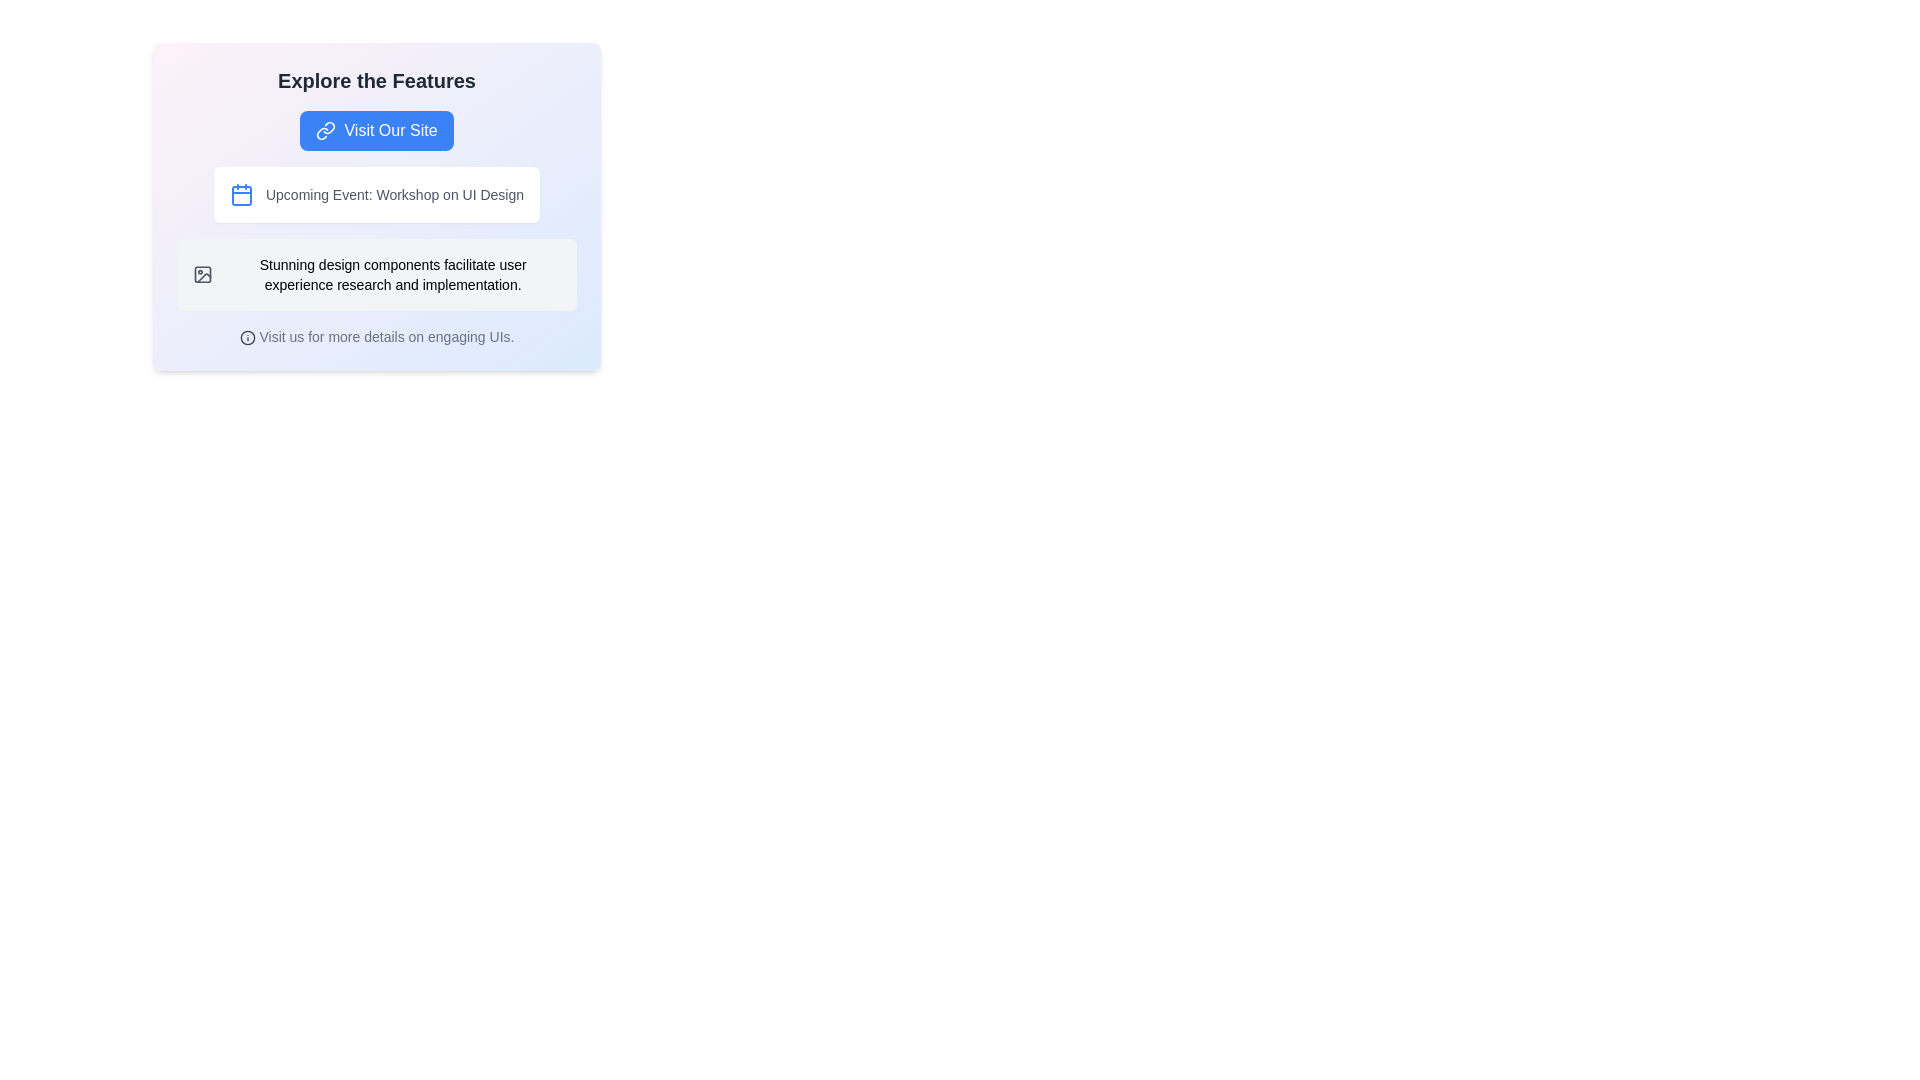 This screenshot has height=1080, width=1920. I want to click on the calendar icon located to the left of the text 'Upcoming Event: Workshop on UI Design', so click(240, 196).